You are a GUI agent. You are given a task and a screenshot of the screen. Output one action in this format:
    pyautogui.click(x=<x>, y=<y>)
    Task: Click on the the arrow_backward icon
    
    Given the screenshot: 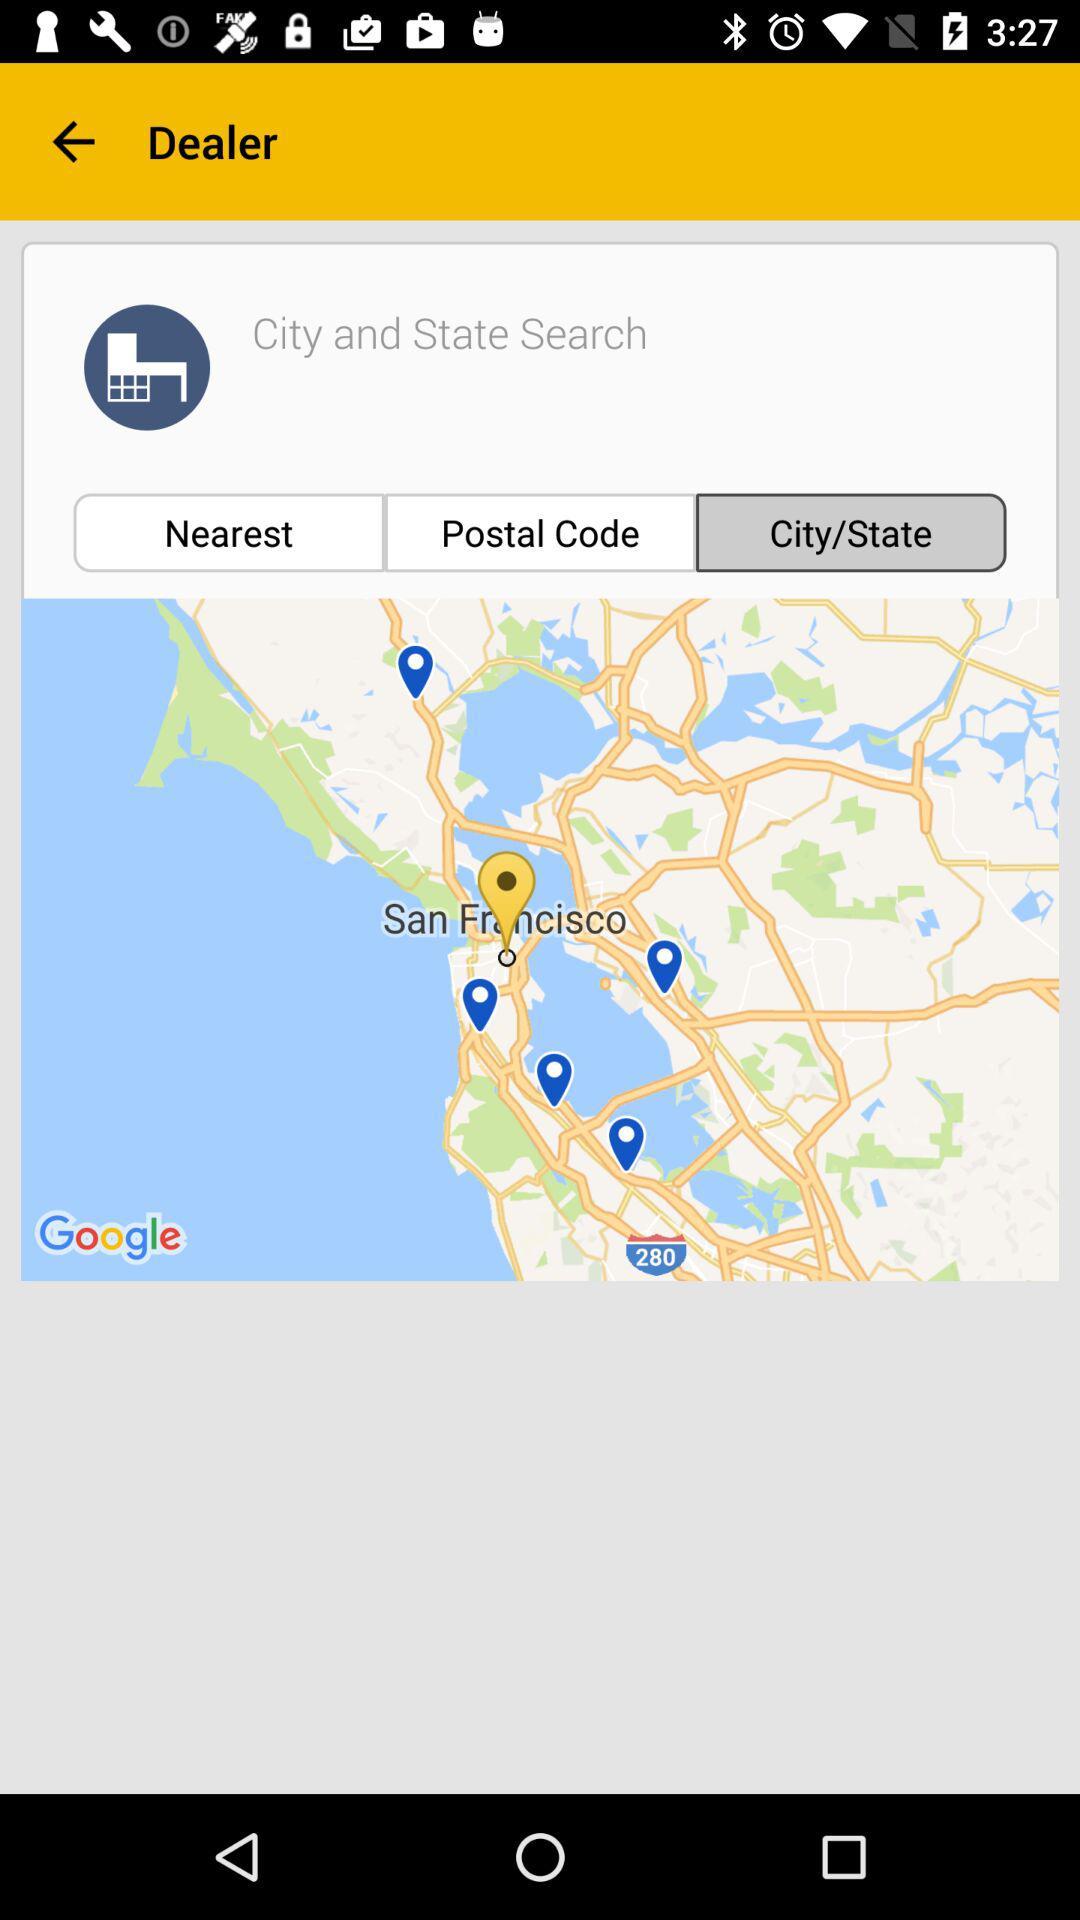 What is the action you would take?
    pyautogui.click(x=72, y=140)
    